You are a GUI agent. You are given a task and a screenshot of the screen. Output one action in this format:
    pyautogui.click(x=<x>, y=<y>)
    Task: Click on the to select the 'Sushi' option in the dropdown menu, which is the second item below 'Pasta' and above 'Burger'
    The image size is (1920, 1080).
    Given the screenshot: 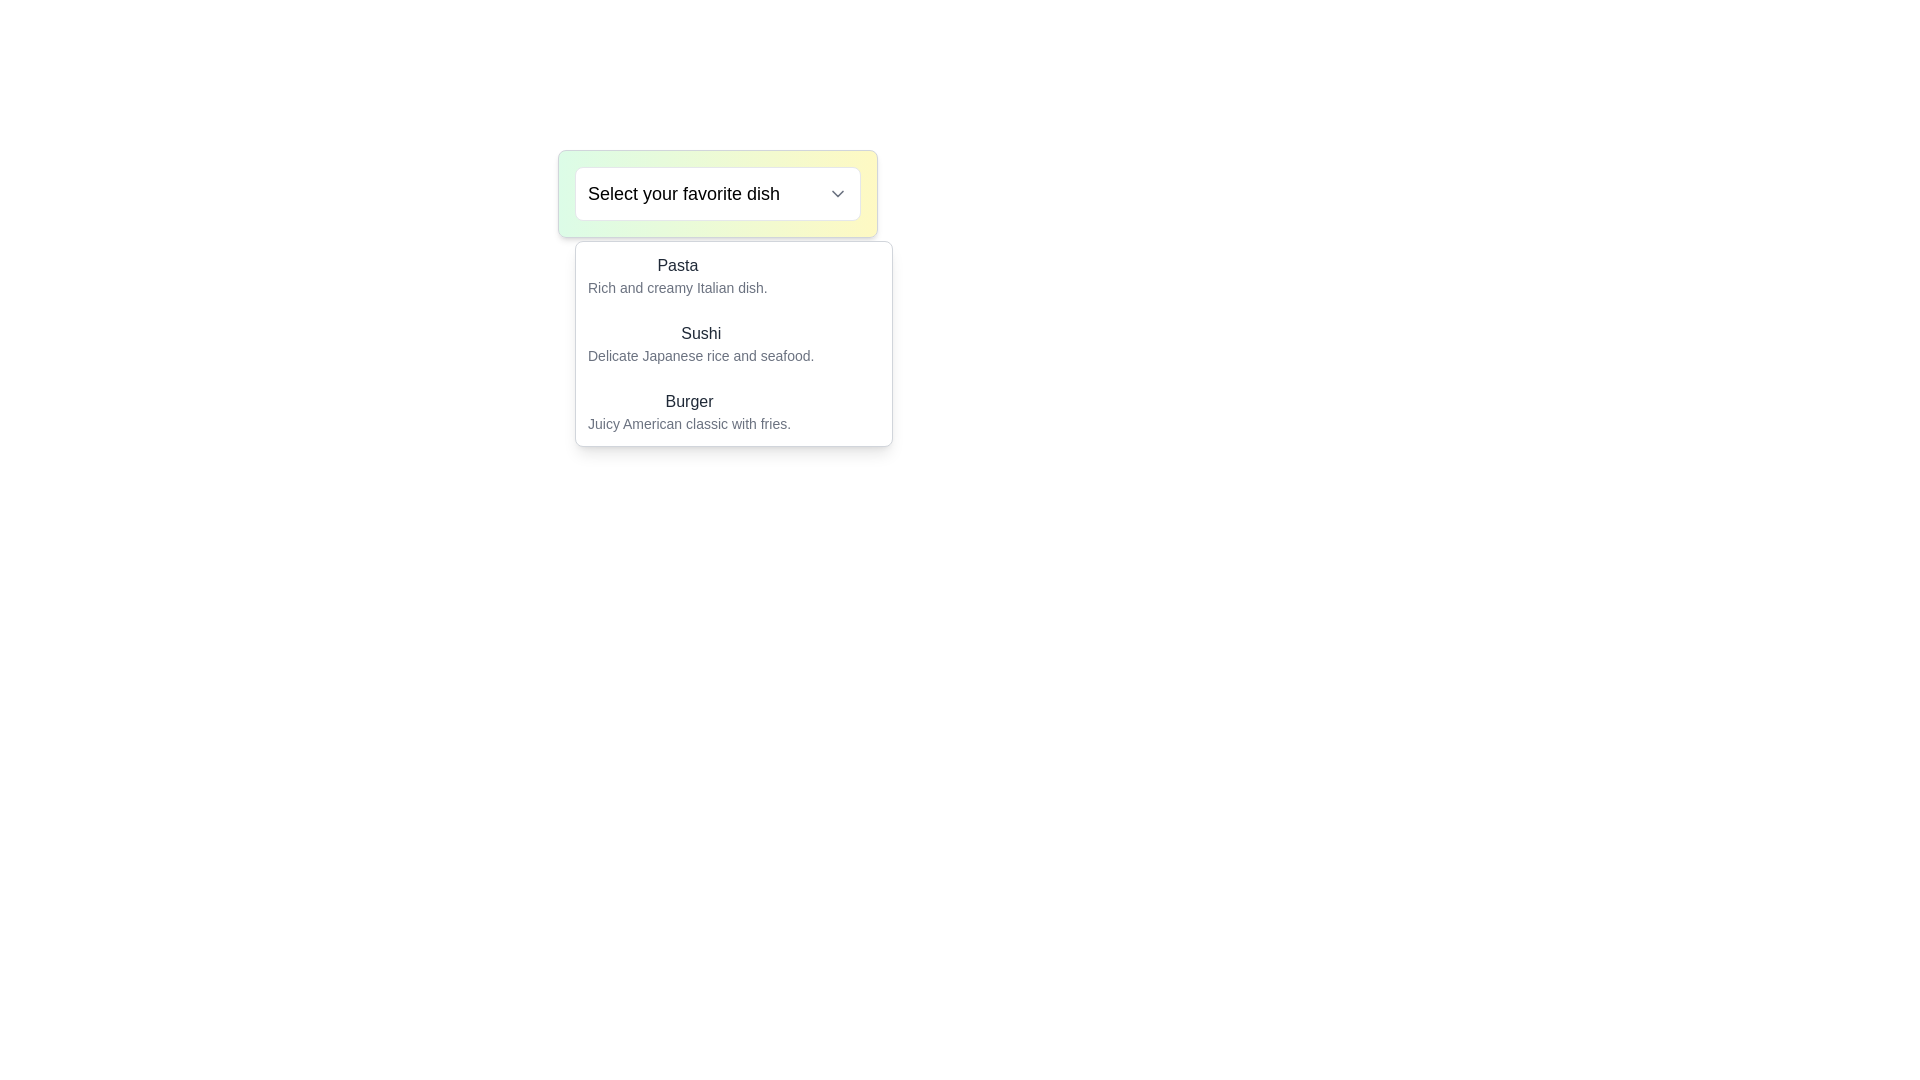 What is the action you would take?
    pyautogui.click(x=701, y=342)
    